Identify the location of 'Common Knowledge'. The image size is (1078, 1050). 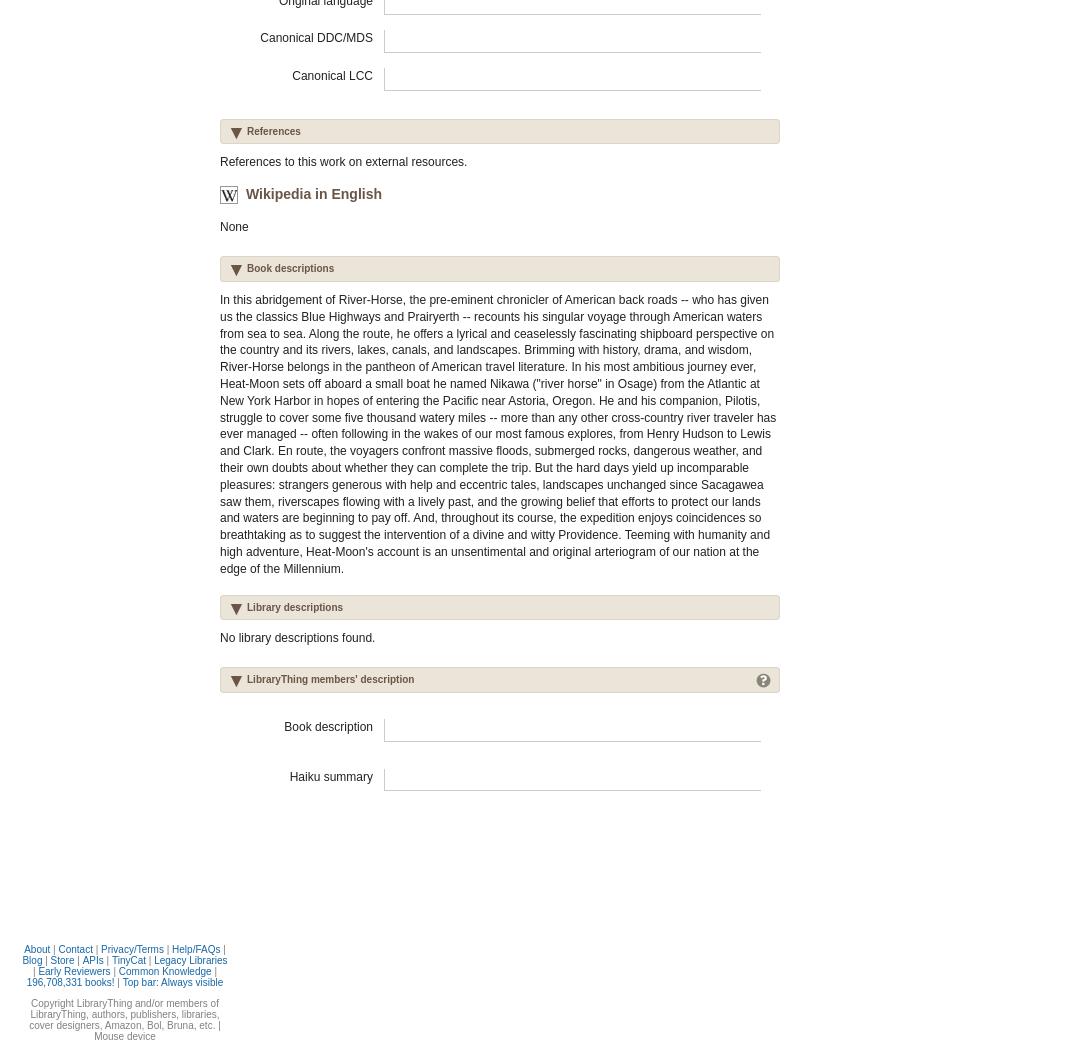
(163, 970).